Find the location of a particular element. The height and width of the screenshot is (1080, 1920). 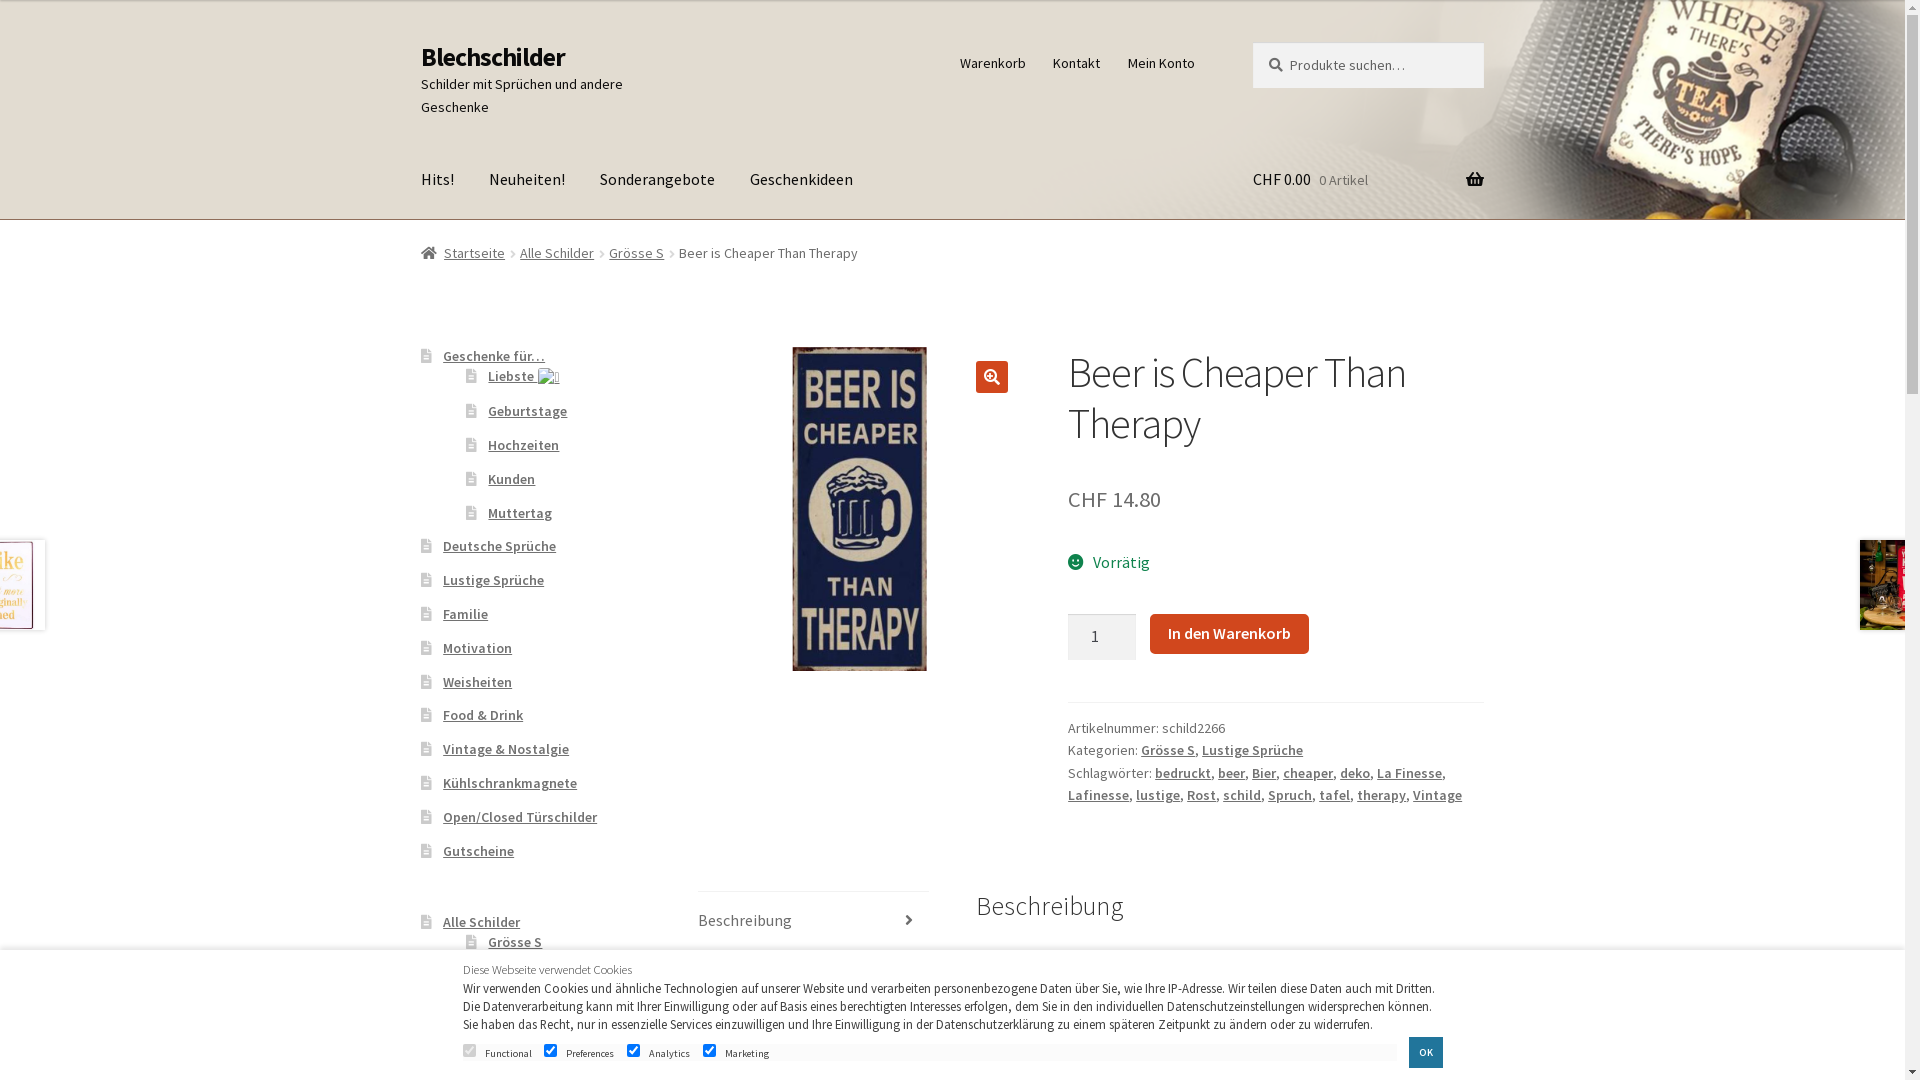

'Muttertag' is located at coordinates (488, 512).